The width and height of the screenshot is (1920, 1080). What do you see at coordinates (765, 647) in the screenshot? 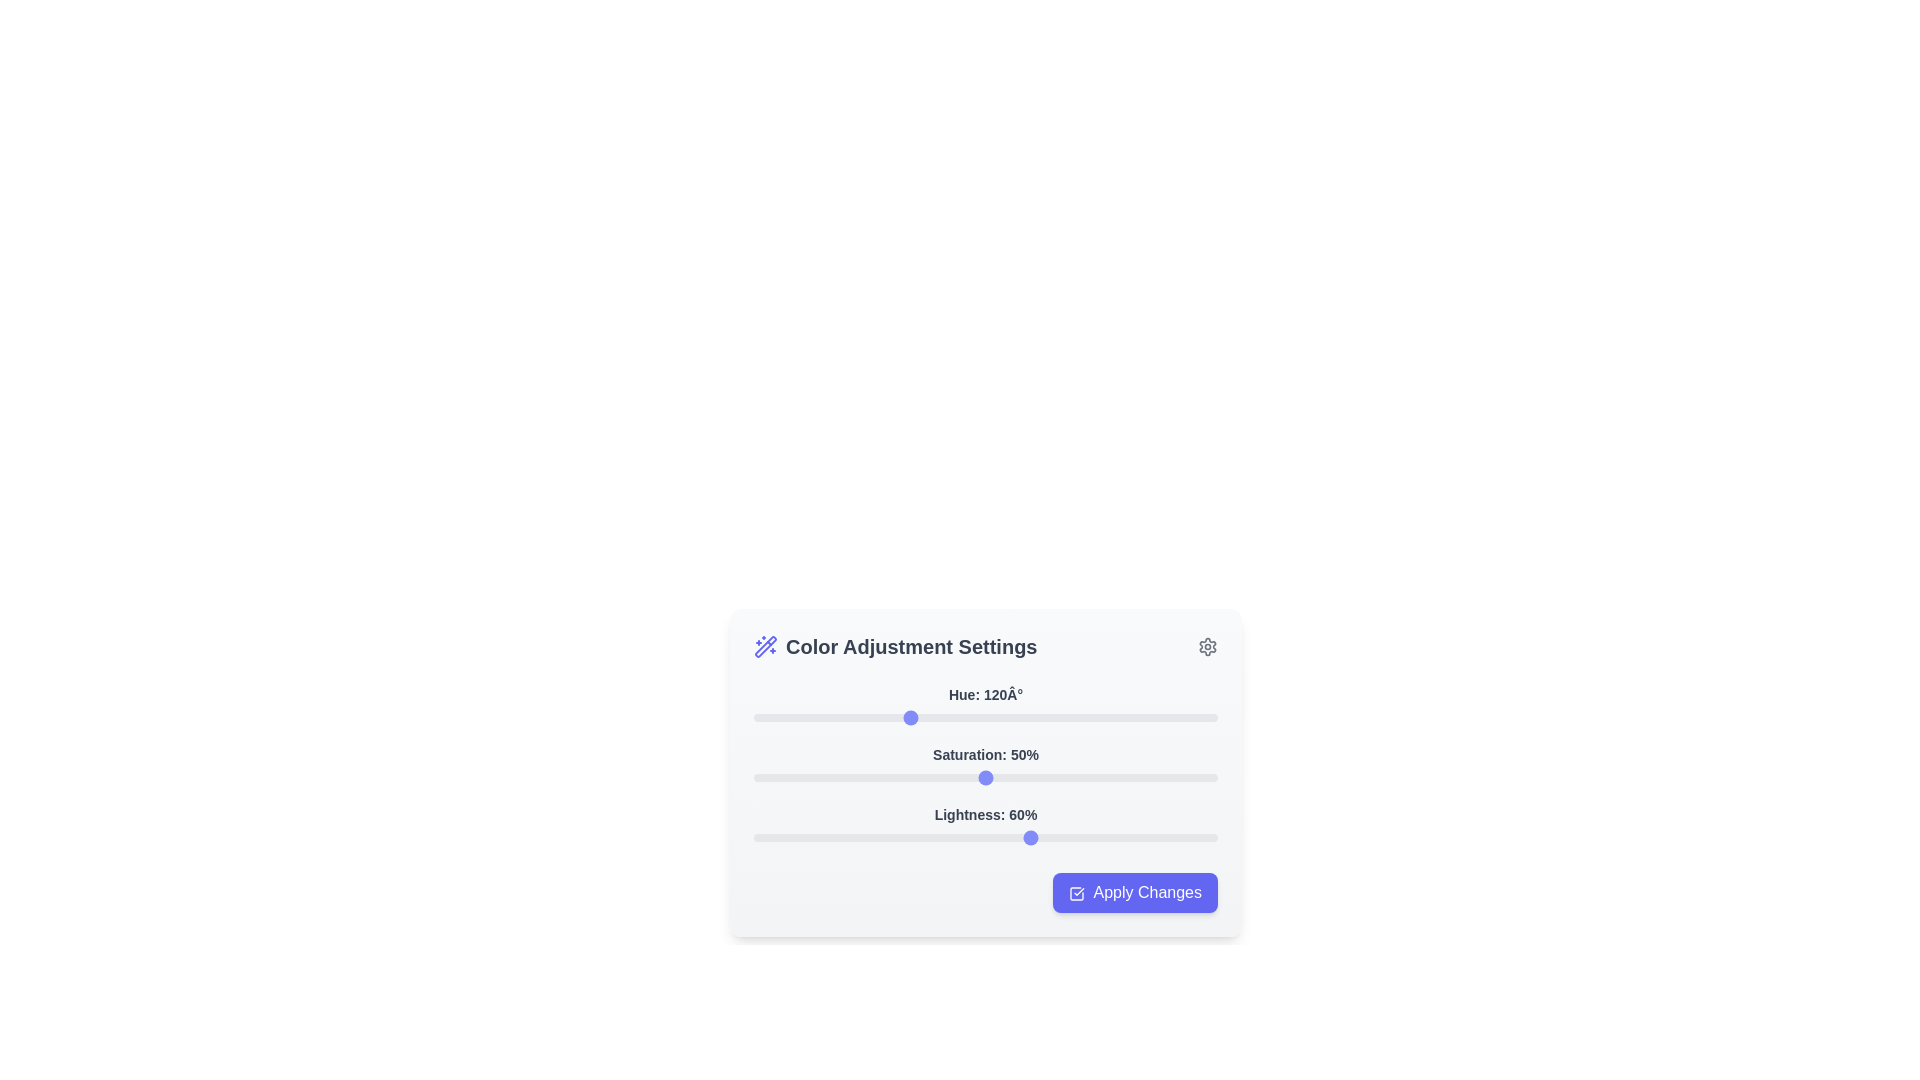
I see `the decorative icon for the 'Color Adjustment Settings' section, located to the left of the section's title` at bounding box center [765, 647].